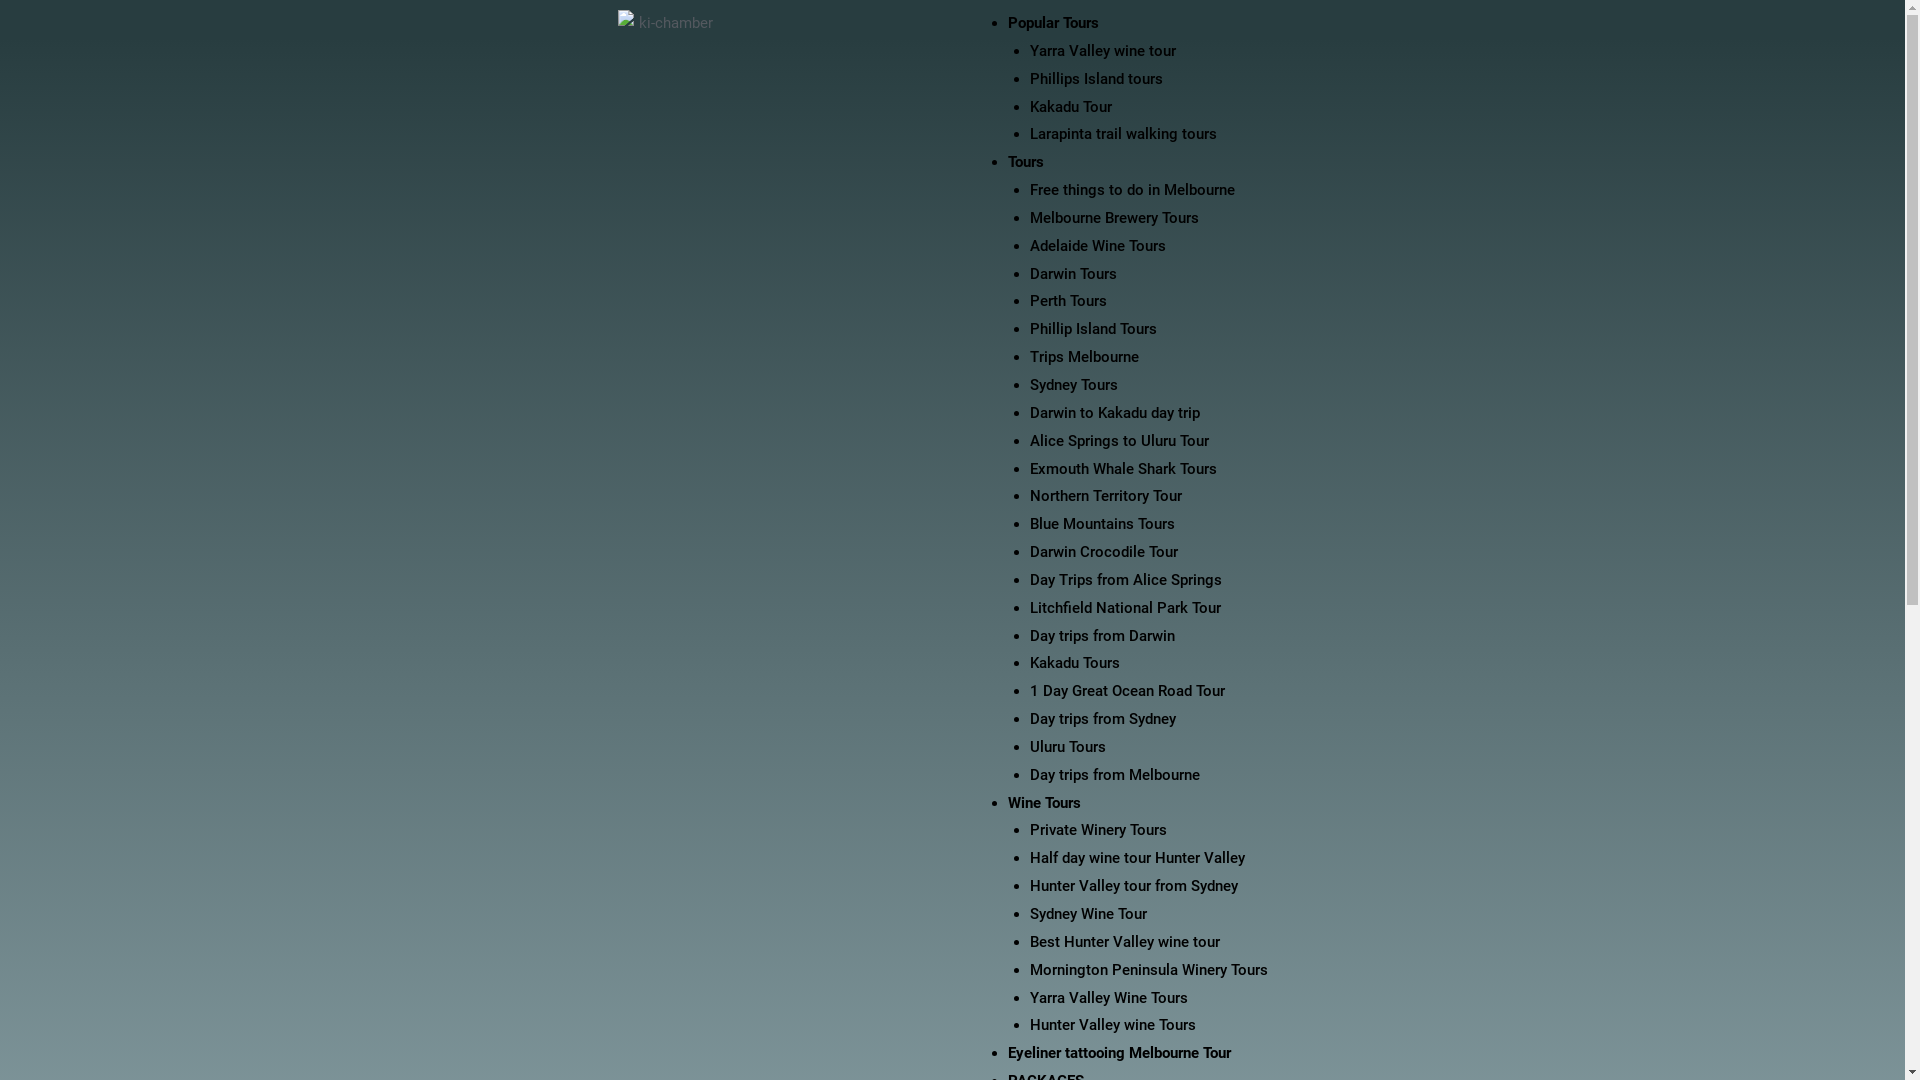  I want to click on 'Private Winery Tours', so click(1097, 829).